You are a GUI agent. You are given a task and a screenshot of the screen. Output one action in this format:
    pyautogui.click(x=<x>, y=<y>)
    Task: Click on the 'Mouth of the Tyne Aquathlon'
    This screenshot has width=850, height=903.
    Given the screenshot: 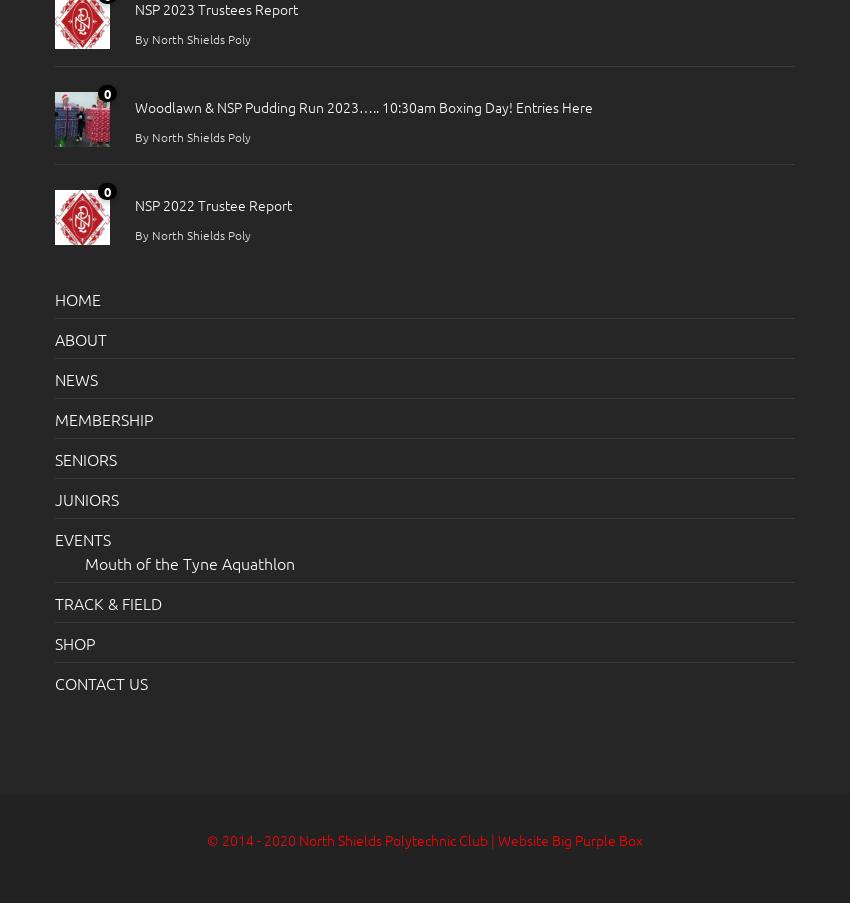 What is the action you would take?
    pyautogui.click(x=85, y=561)
    